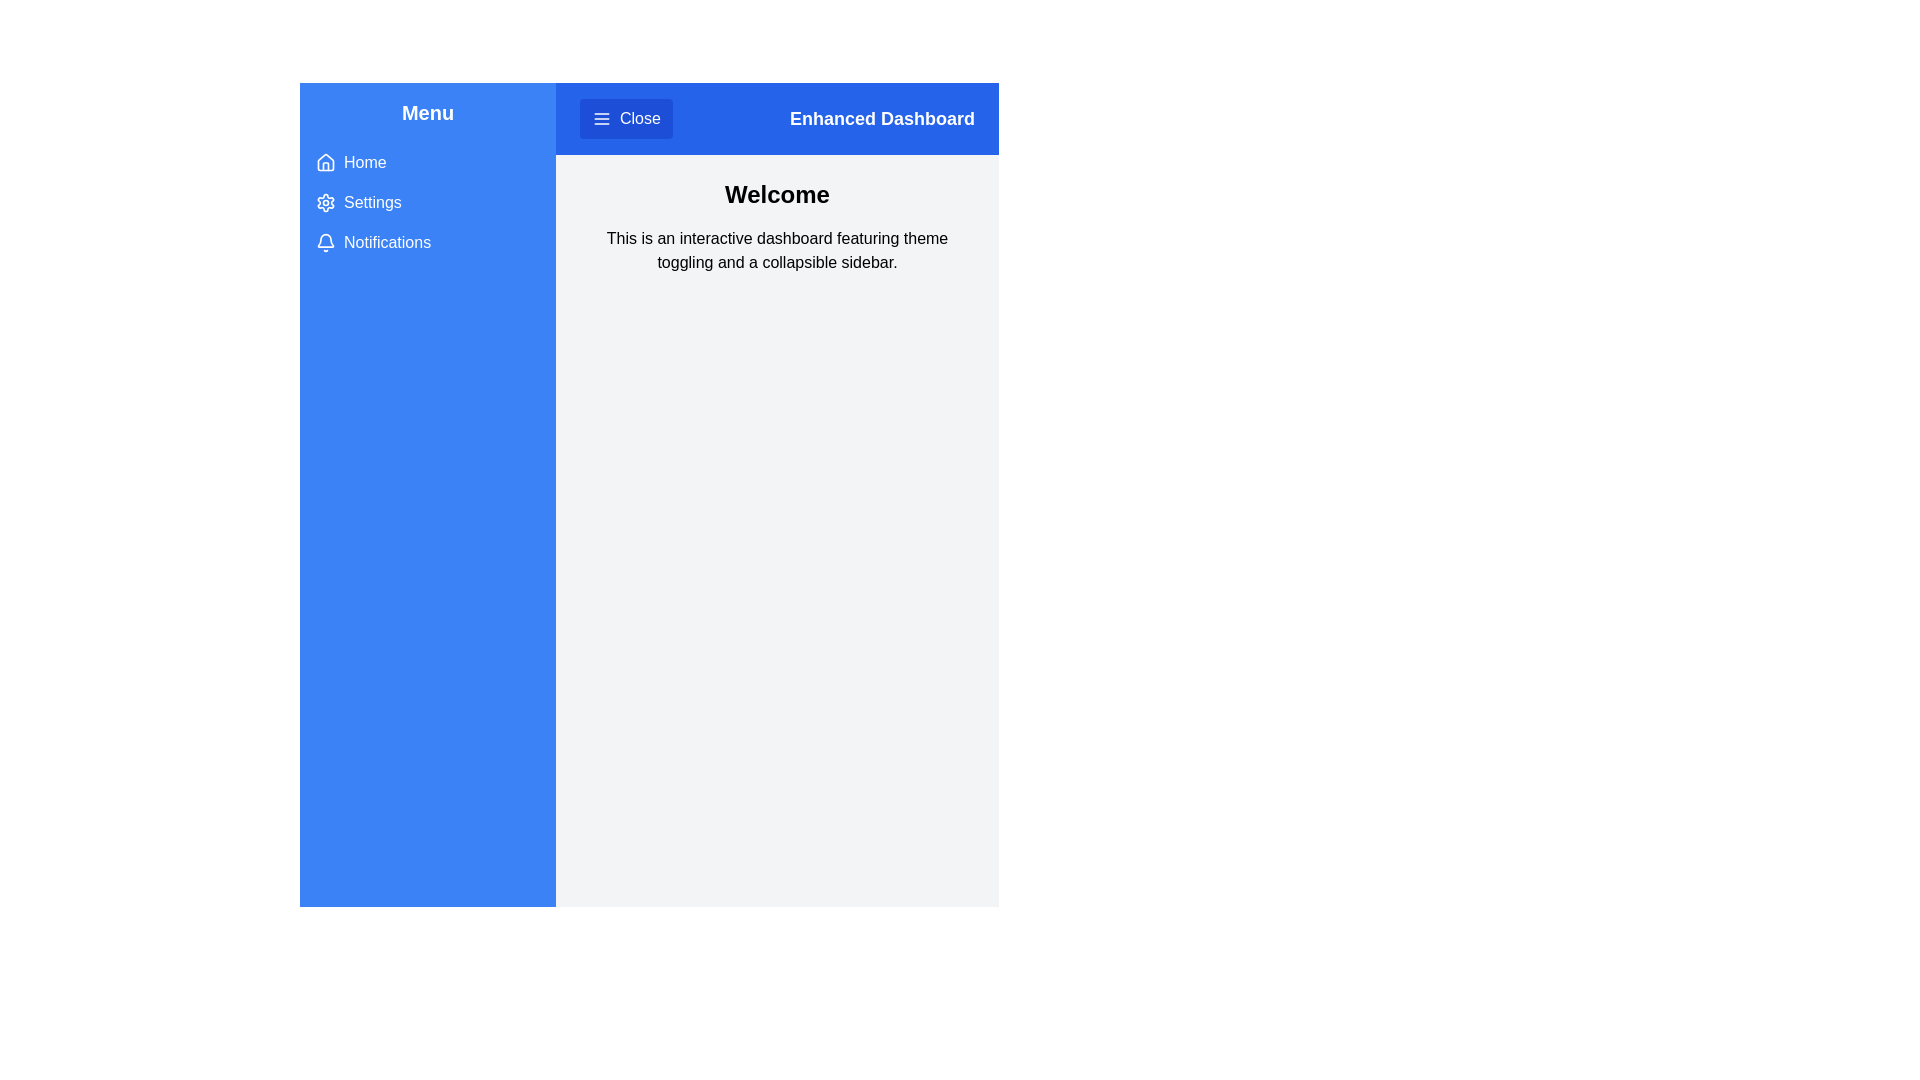  Describe the element at coordinates (326, 203) in the screenshot. I see `the gear-shaped icon in the sidebar menu` at that location.